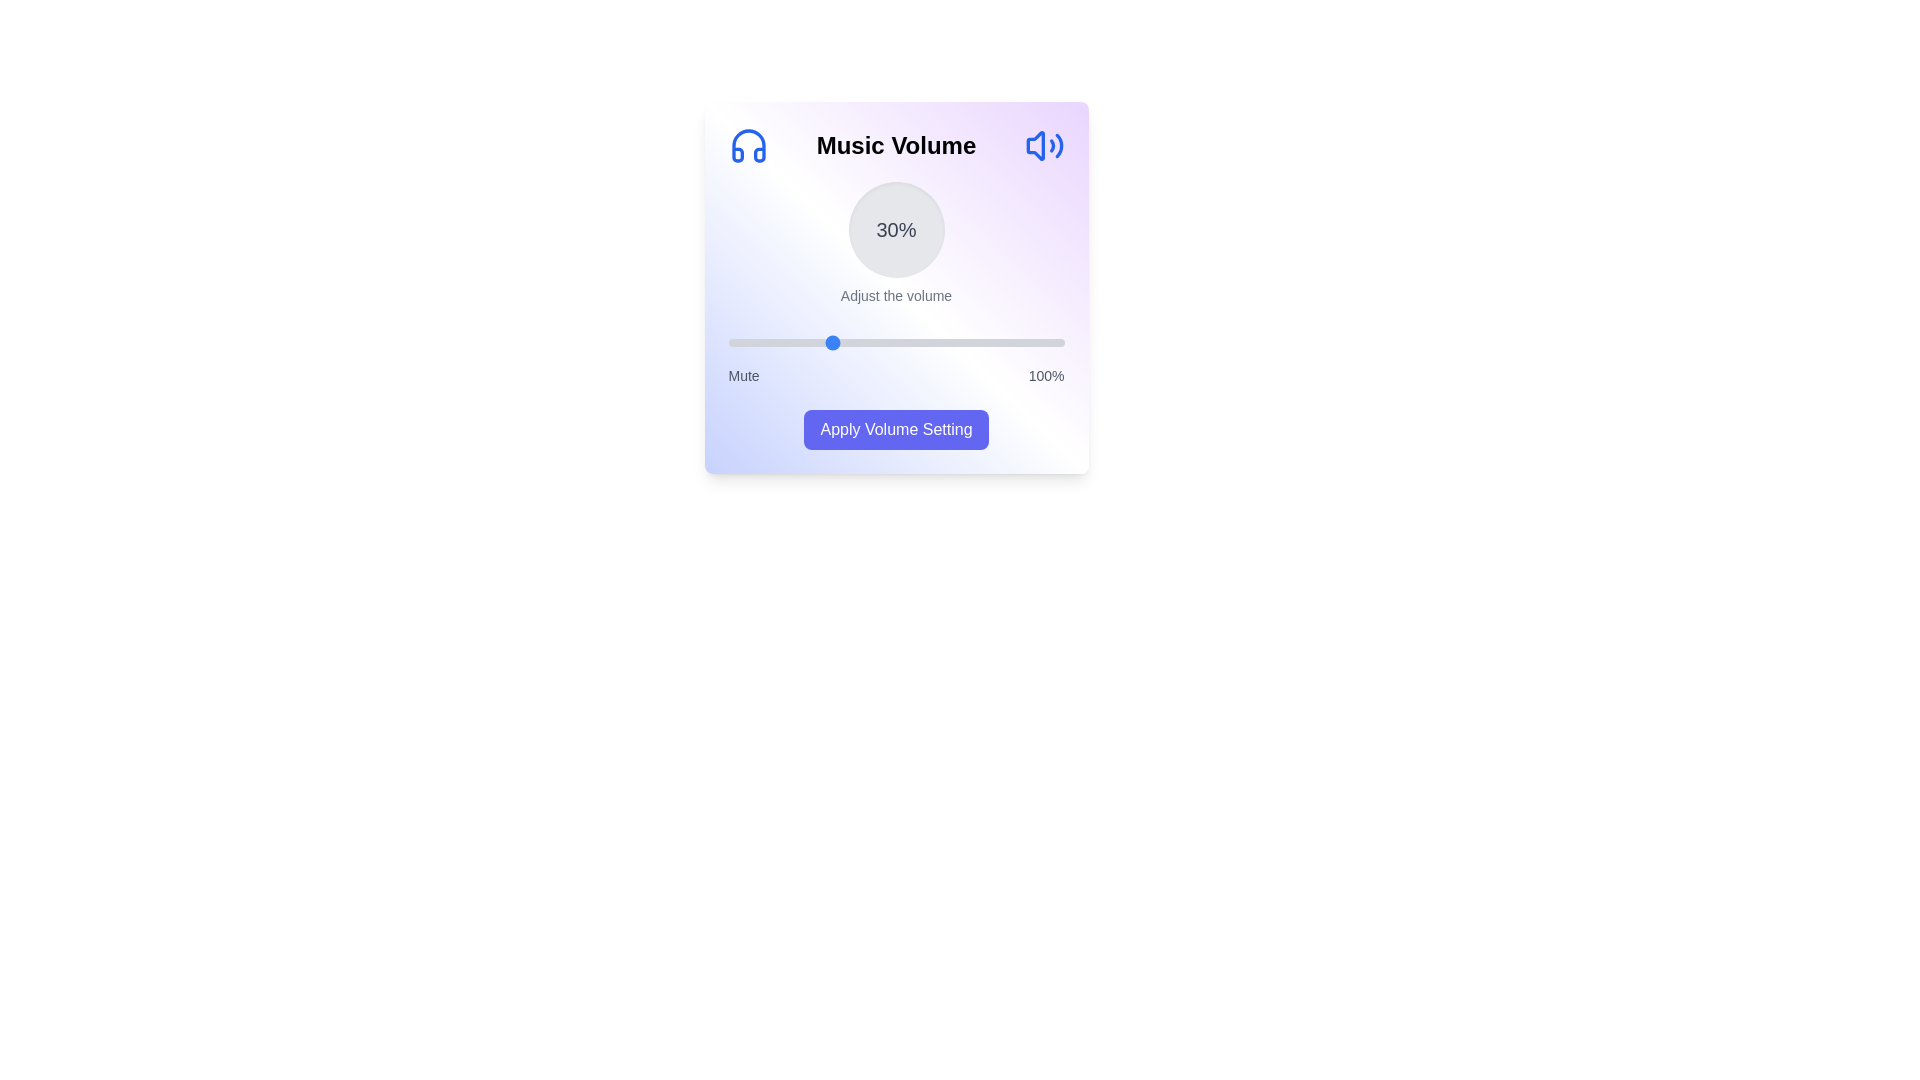 This screenshot has width=1920, height=1080. I want to click on the volume slider to 14%, so click(774, 342).